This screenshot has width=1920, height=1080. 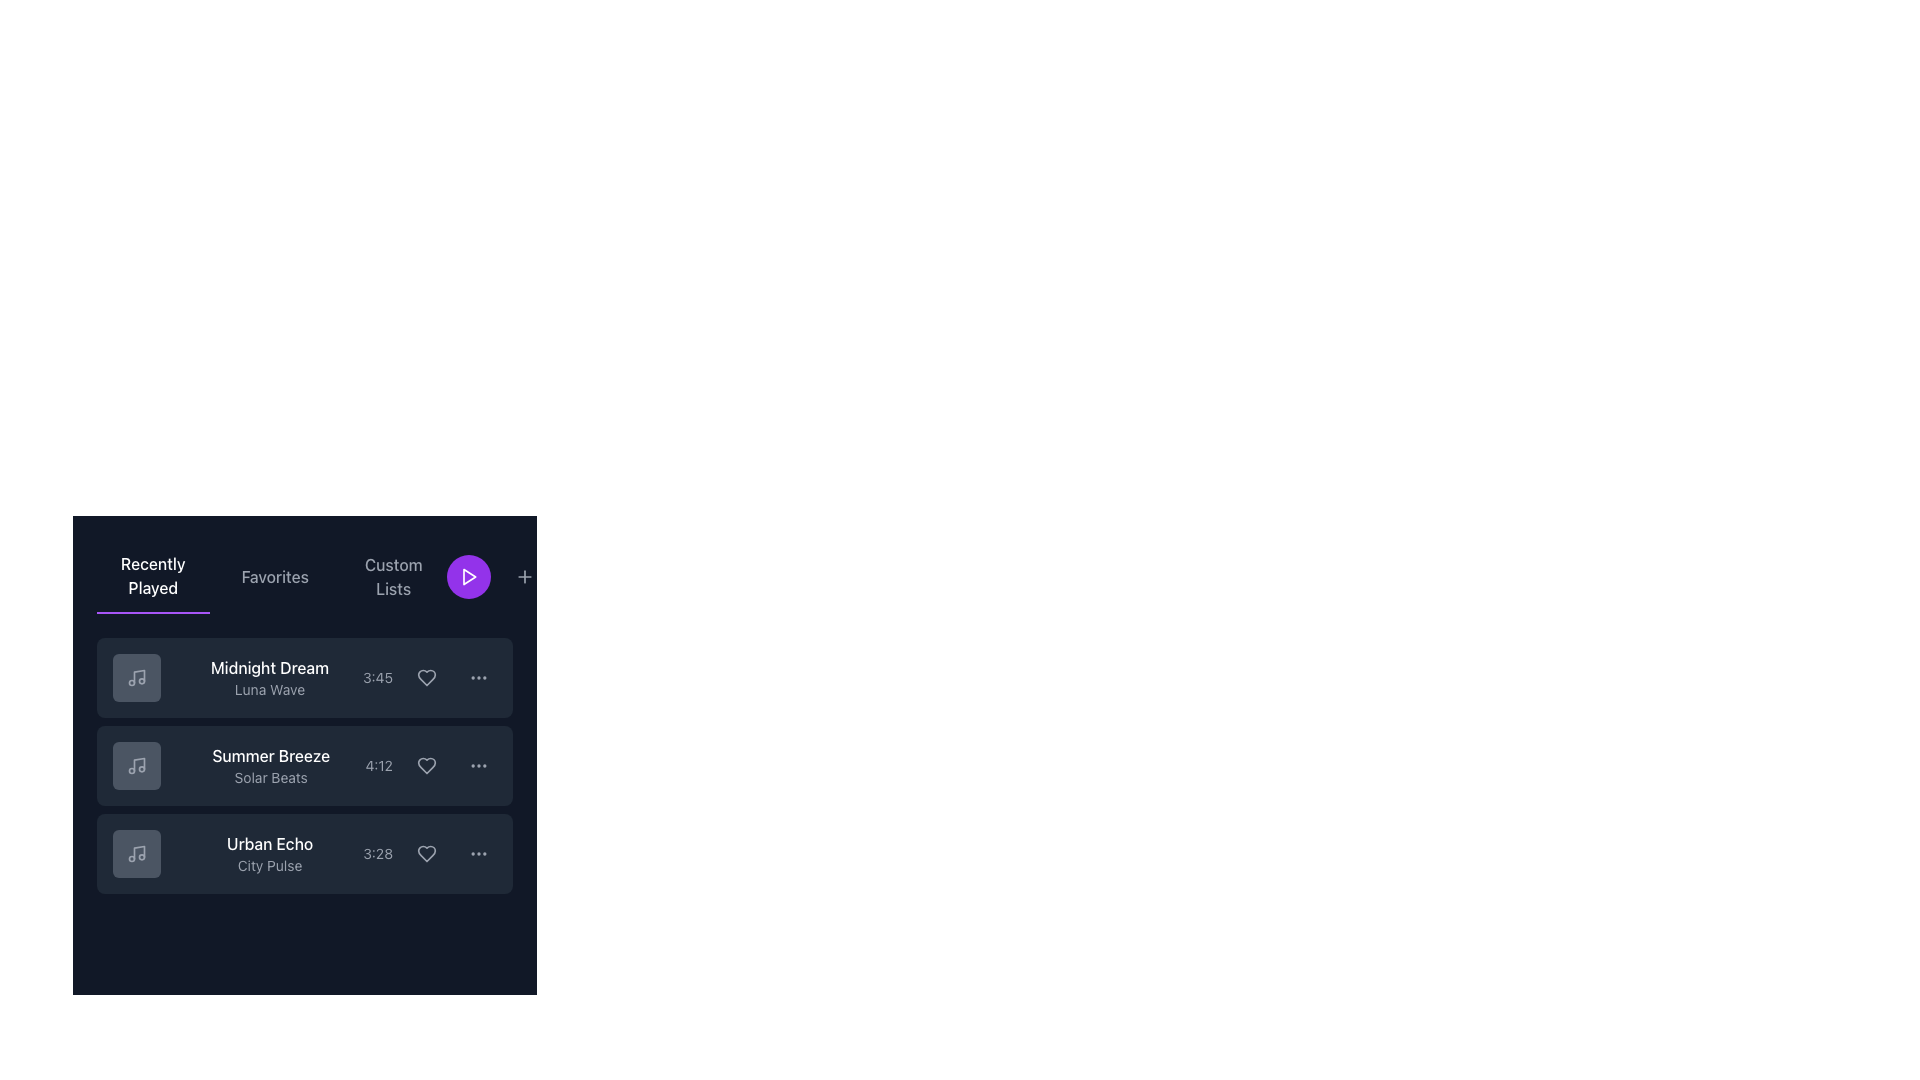 What do you see at coordinates (478, 853) in the screenshot?
I see `the ellipsis icon located to the far right of the 'Urban Echo' track entry` at bounding box center [478, 853].